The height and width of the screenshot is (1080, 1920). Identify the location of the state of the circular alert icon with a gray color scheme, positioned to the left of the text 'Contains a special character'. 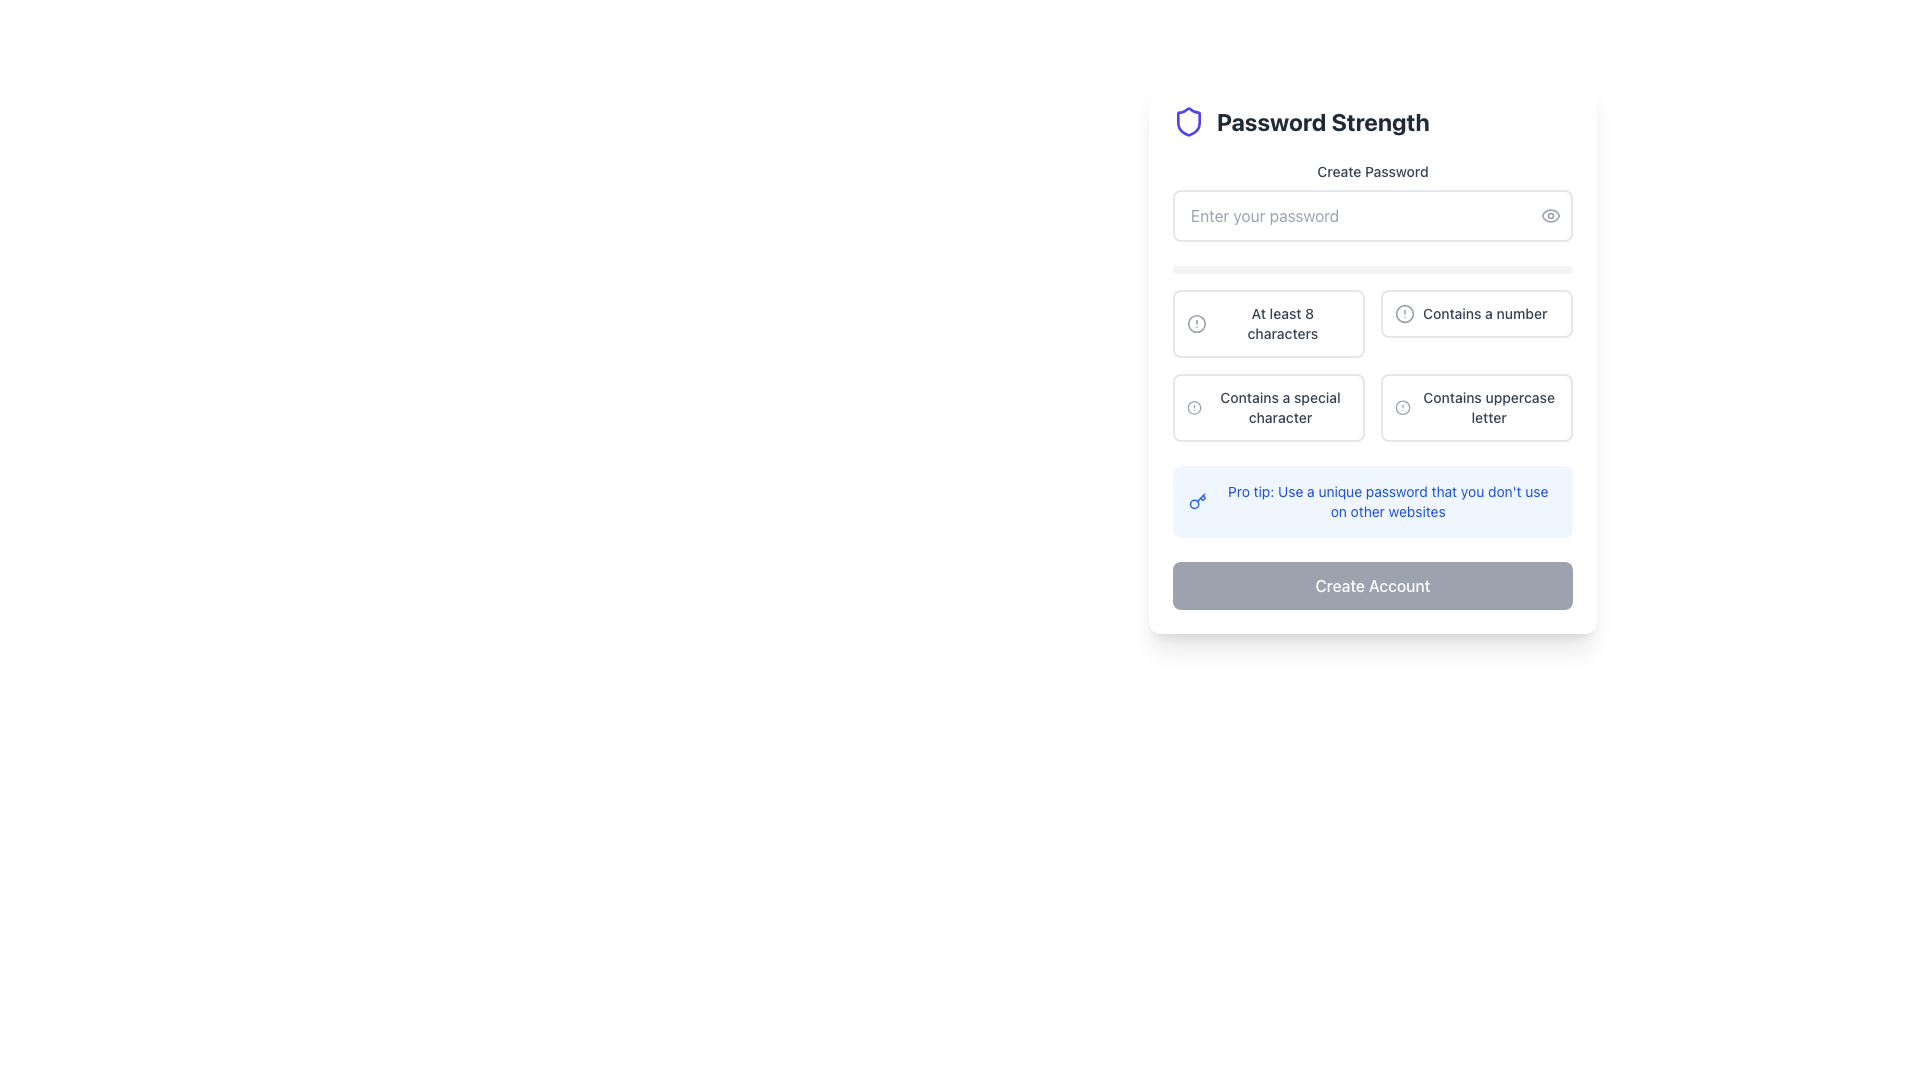
(1194, 407).